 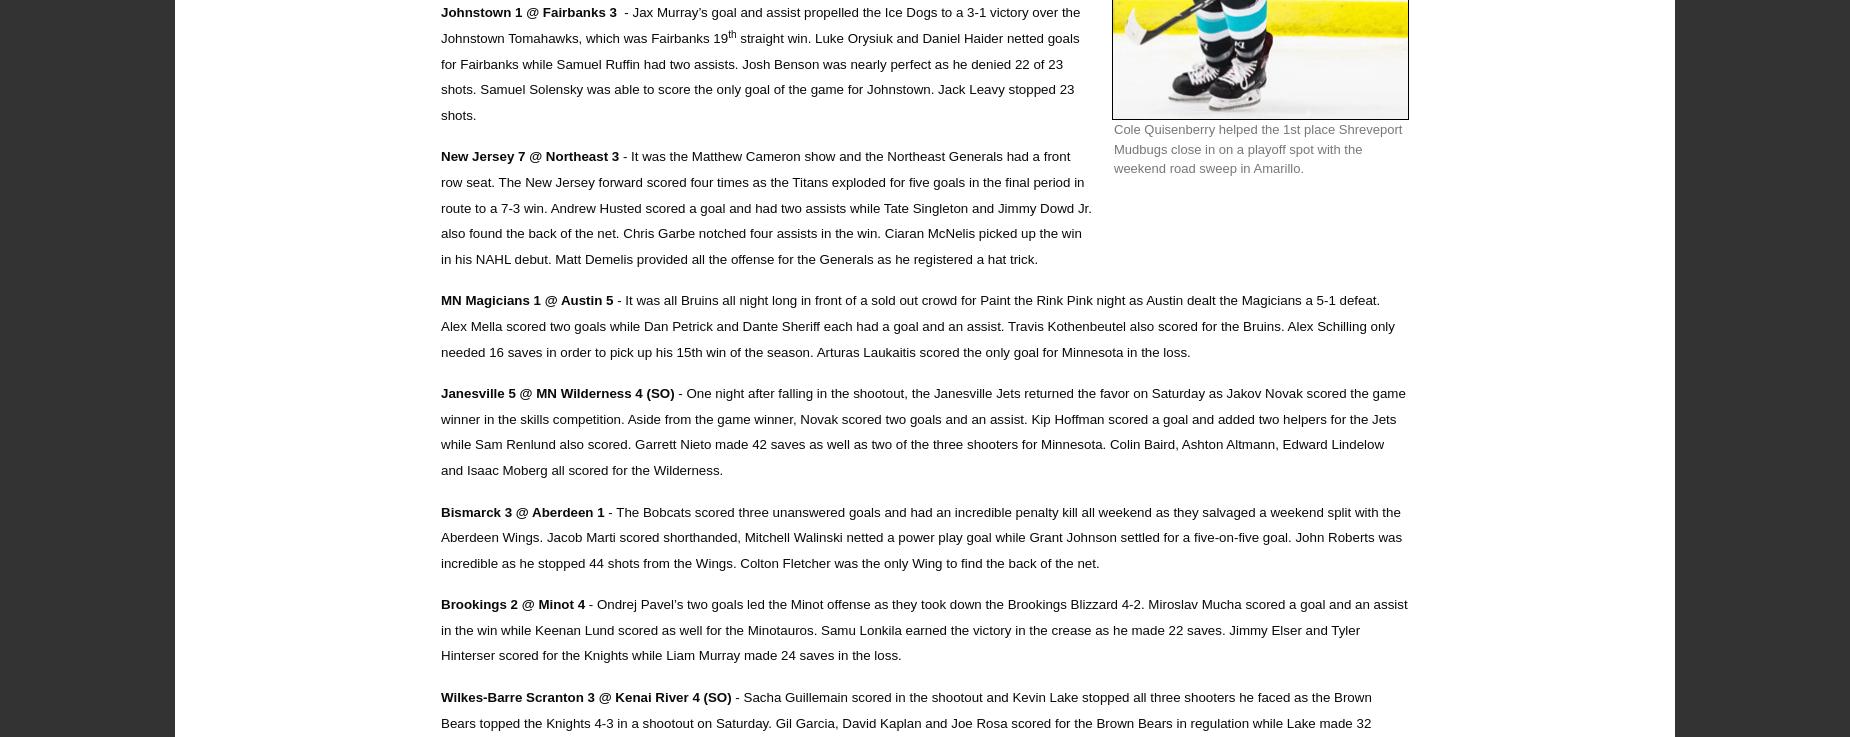 I want to click on 'Wilkes-Barre Scranton 3 @ Kenai River 4 (SO)', so click(x=587, y=697).